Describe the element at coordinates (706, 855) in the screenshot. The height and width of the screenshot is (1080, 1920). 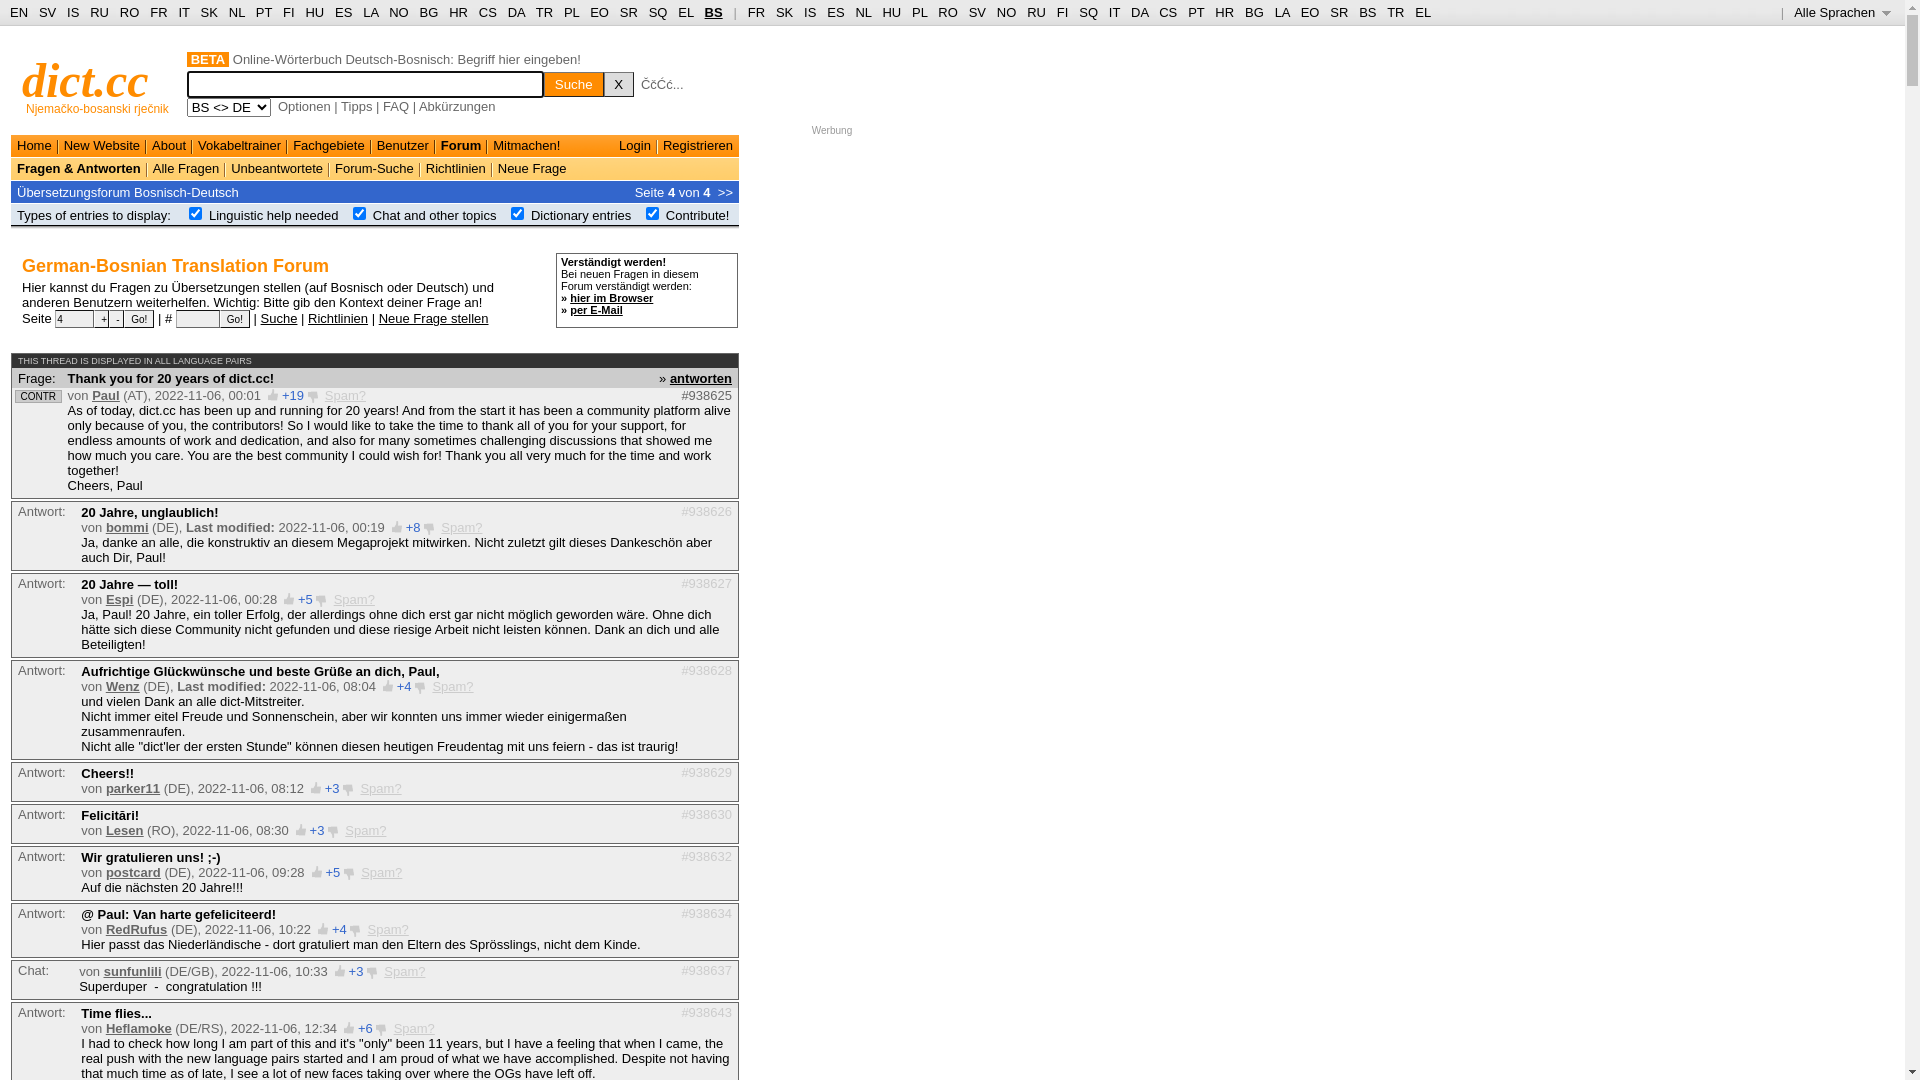
I see `'#938632'` at that location.